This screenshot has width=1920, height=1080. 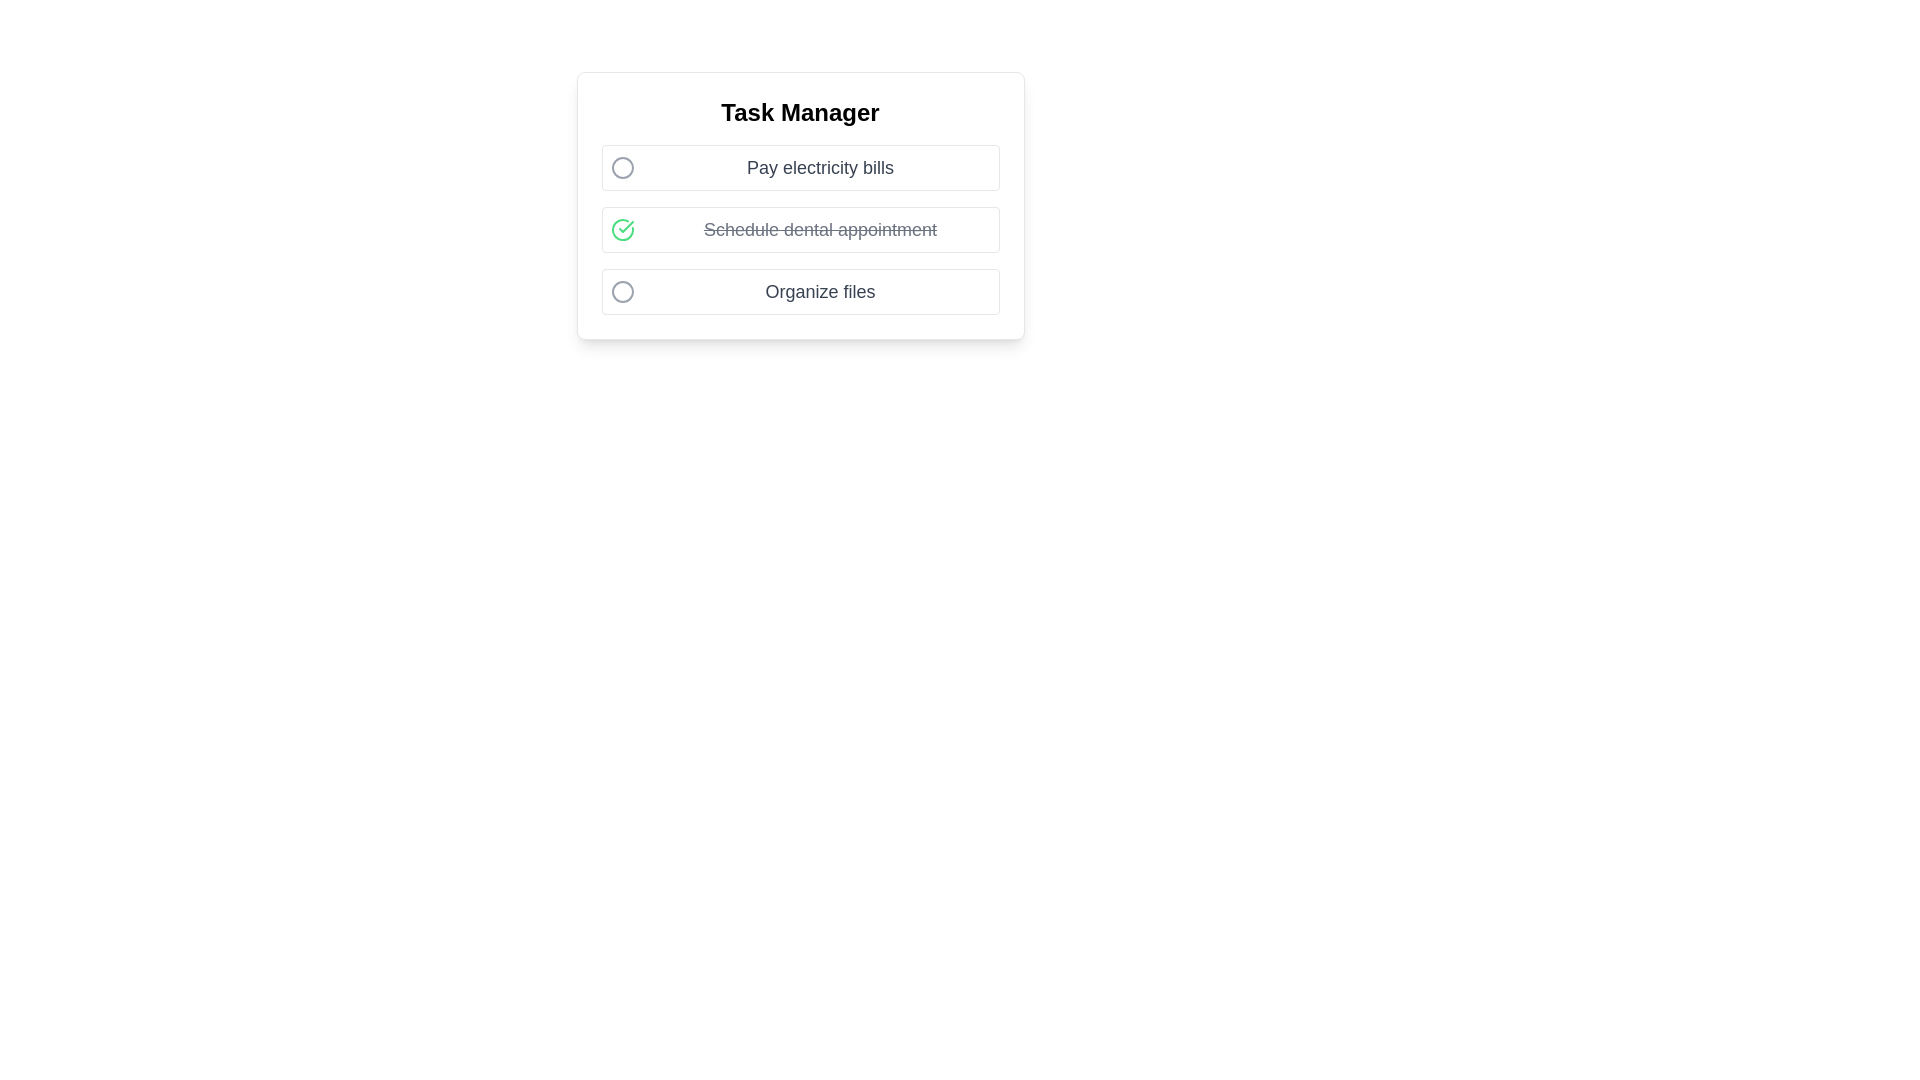 What do you see at coordinates (621, 167) in the screenshot?
I see `the circular graphical element that serves as a visual marker for the first task item in the task manager, located to the left of the task description 'Pay electricity bills.'` at bounding box center [621, 167].